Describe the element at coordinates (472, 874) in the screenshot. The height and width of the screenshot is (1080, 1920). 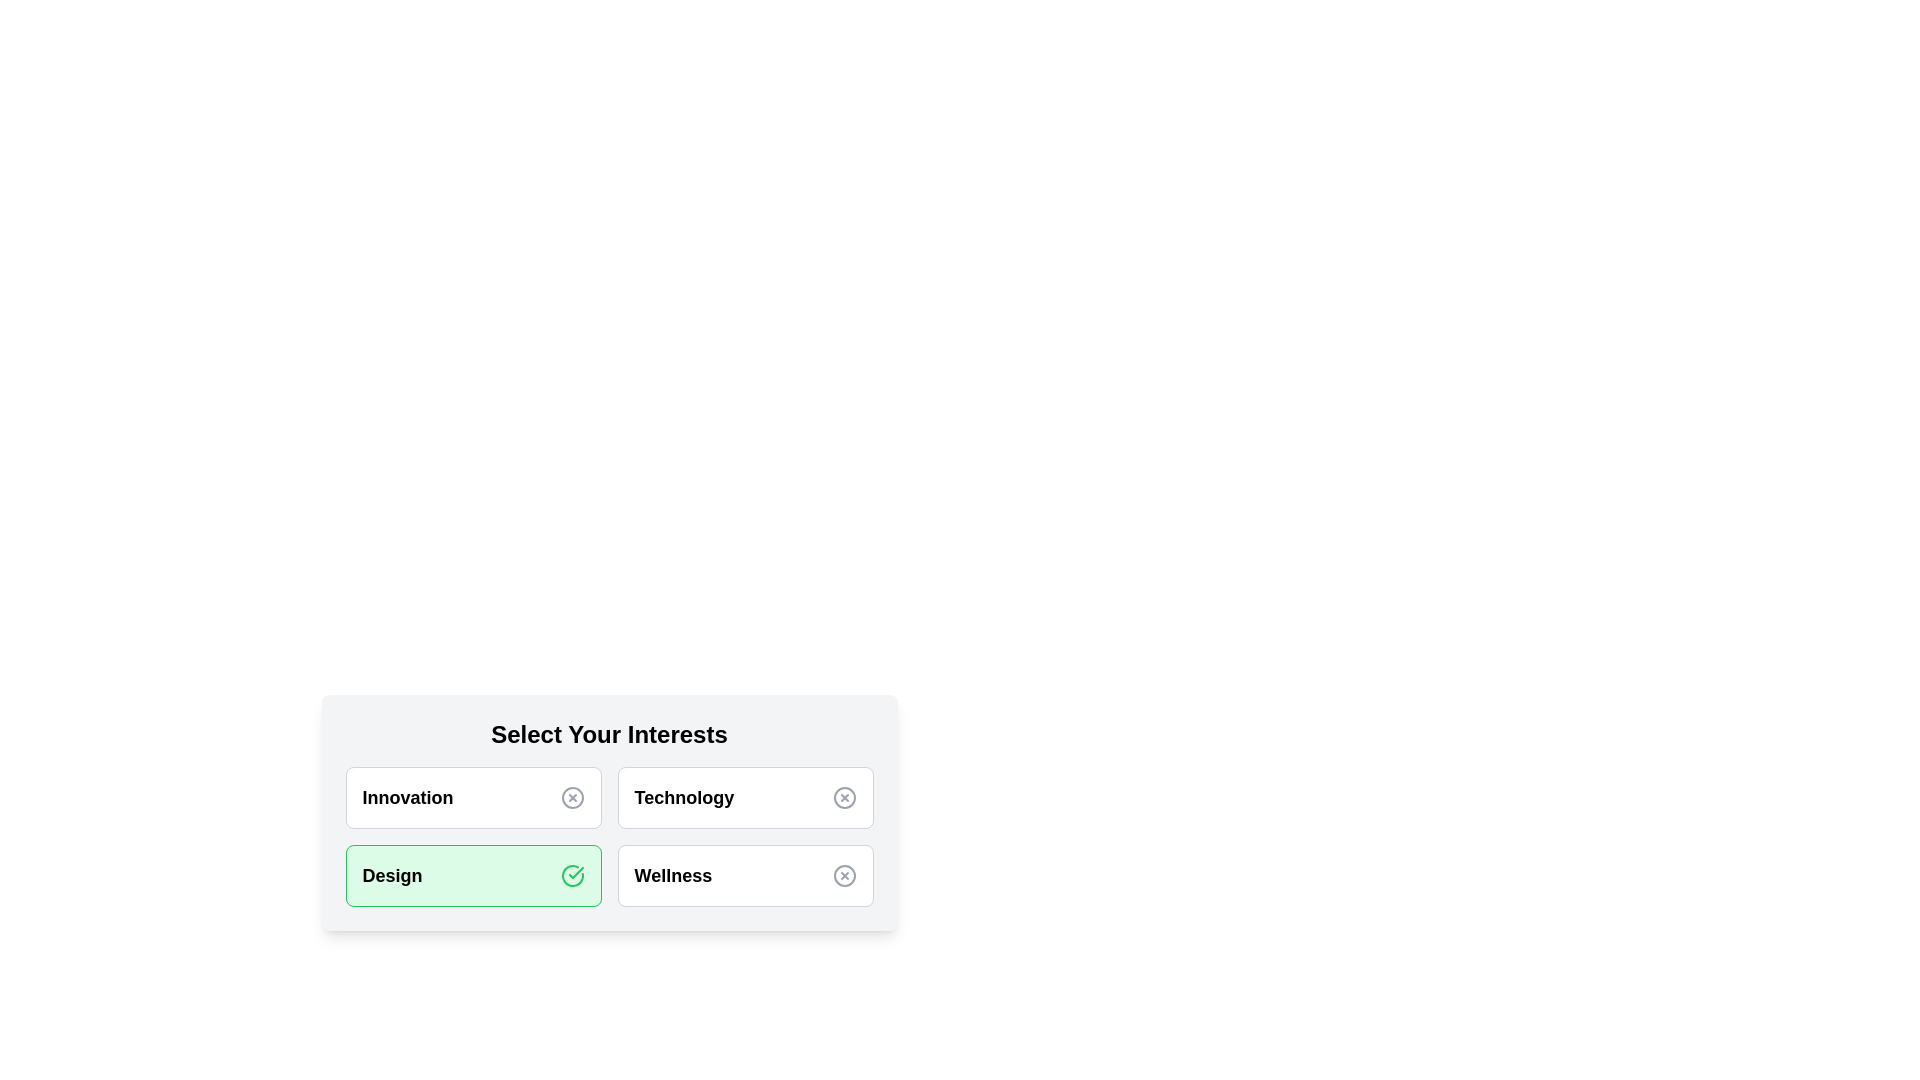
I see `the category Design to see its hover effect` at that location.